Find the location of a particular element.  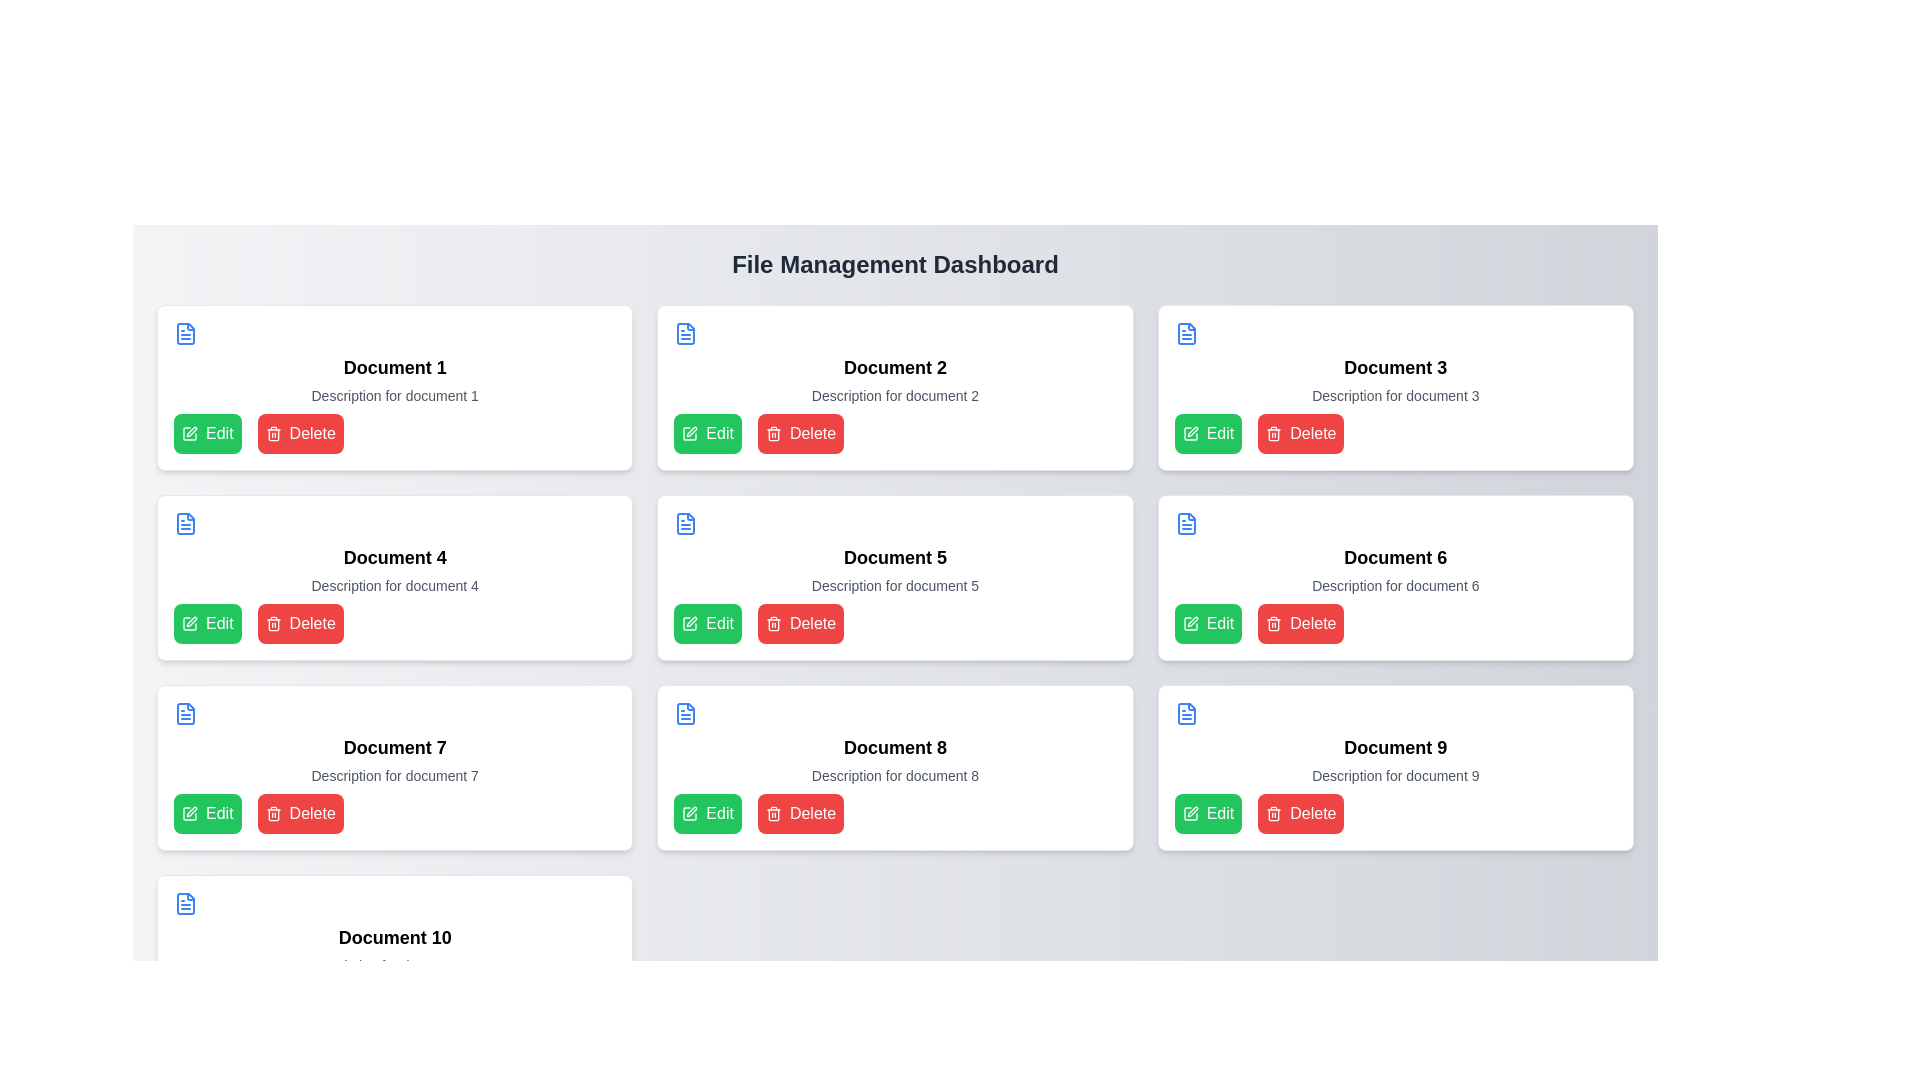

the SVG-based icon representing 'Document 4' located in the second tile of the second column within the displayed grid layout is located at coordinates (186, 523).